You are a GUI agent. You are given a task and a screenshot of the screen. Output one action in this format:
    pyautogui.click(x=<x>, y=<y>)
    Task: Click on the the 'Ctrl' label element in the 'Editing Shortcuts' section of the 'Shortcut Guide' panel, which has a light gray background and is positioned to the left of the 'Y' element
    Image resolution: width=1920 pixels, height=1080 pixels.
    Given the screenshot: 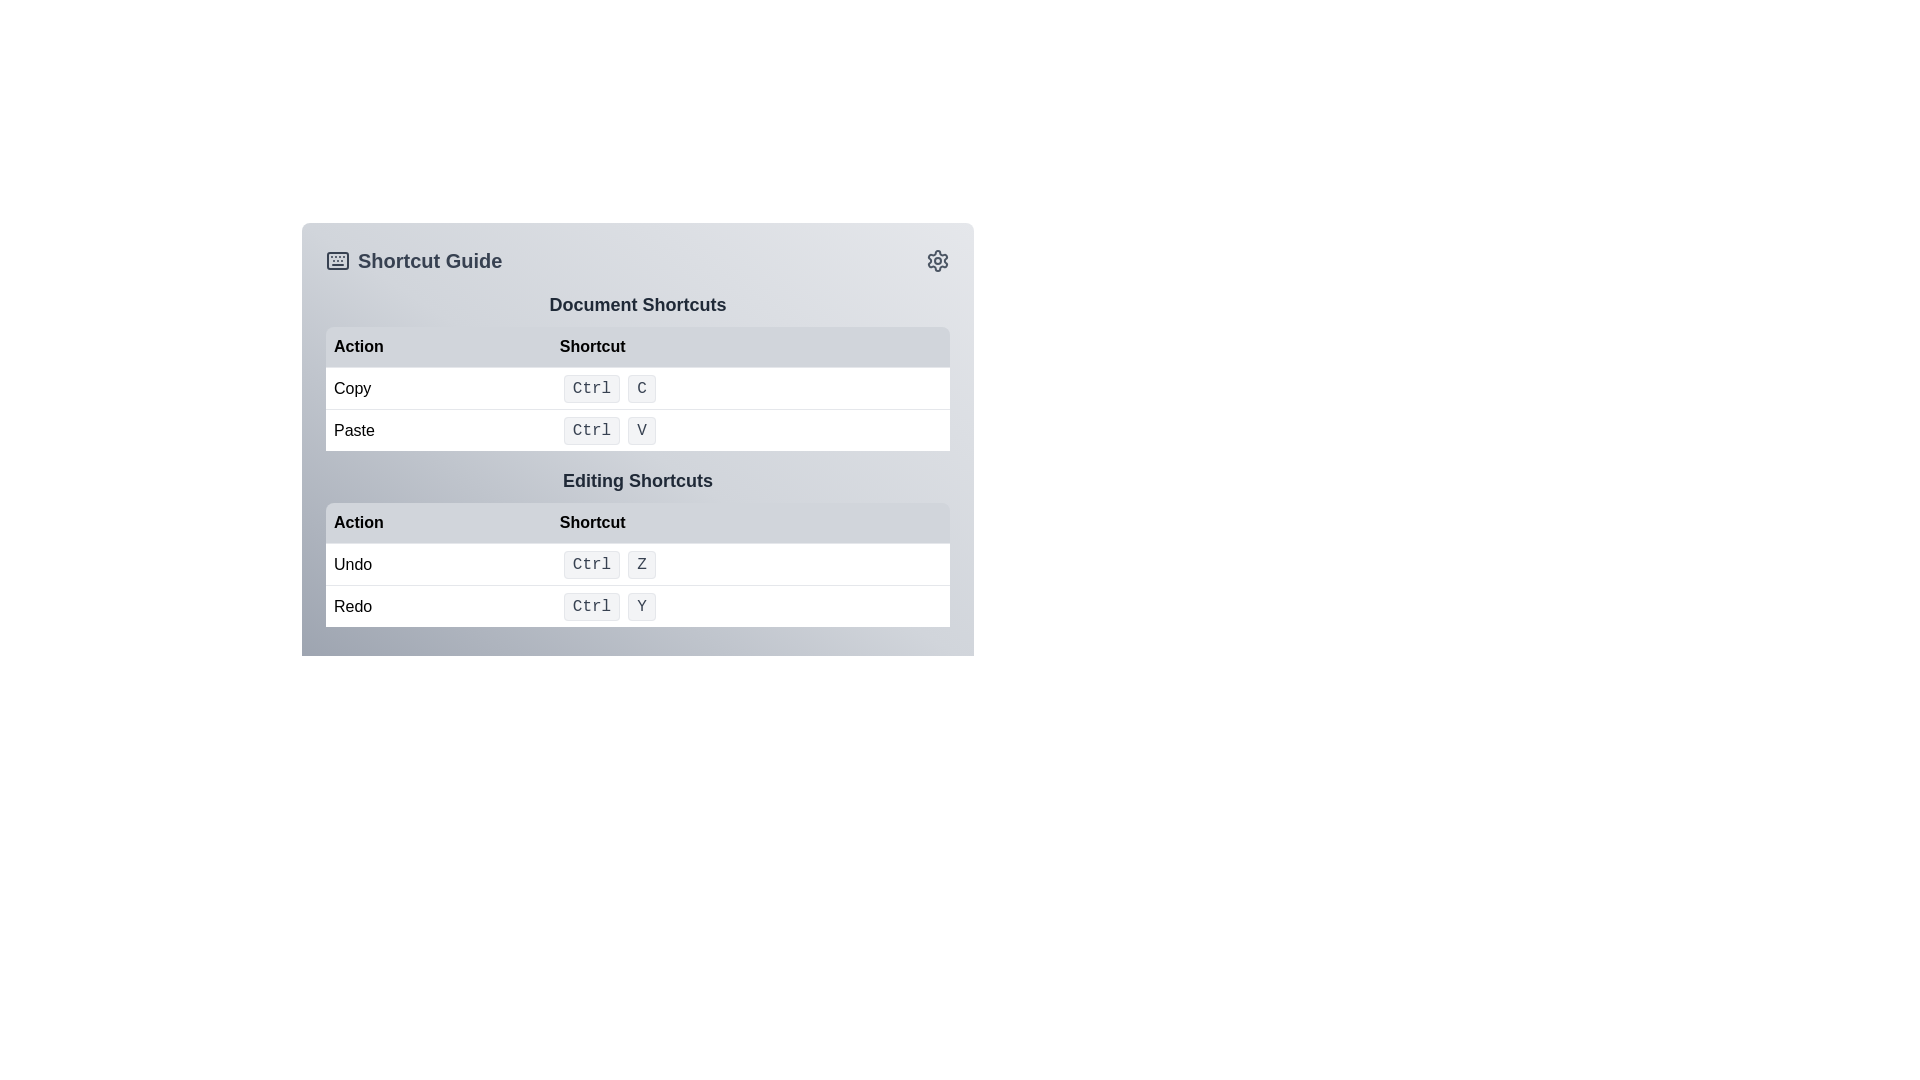 What is the action you would take?
    pyautogui.click(x=590, y=605)
    